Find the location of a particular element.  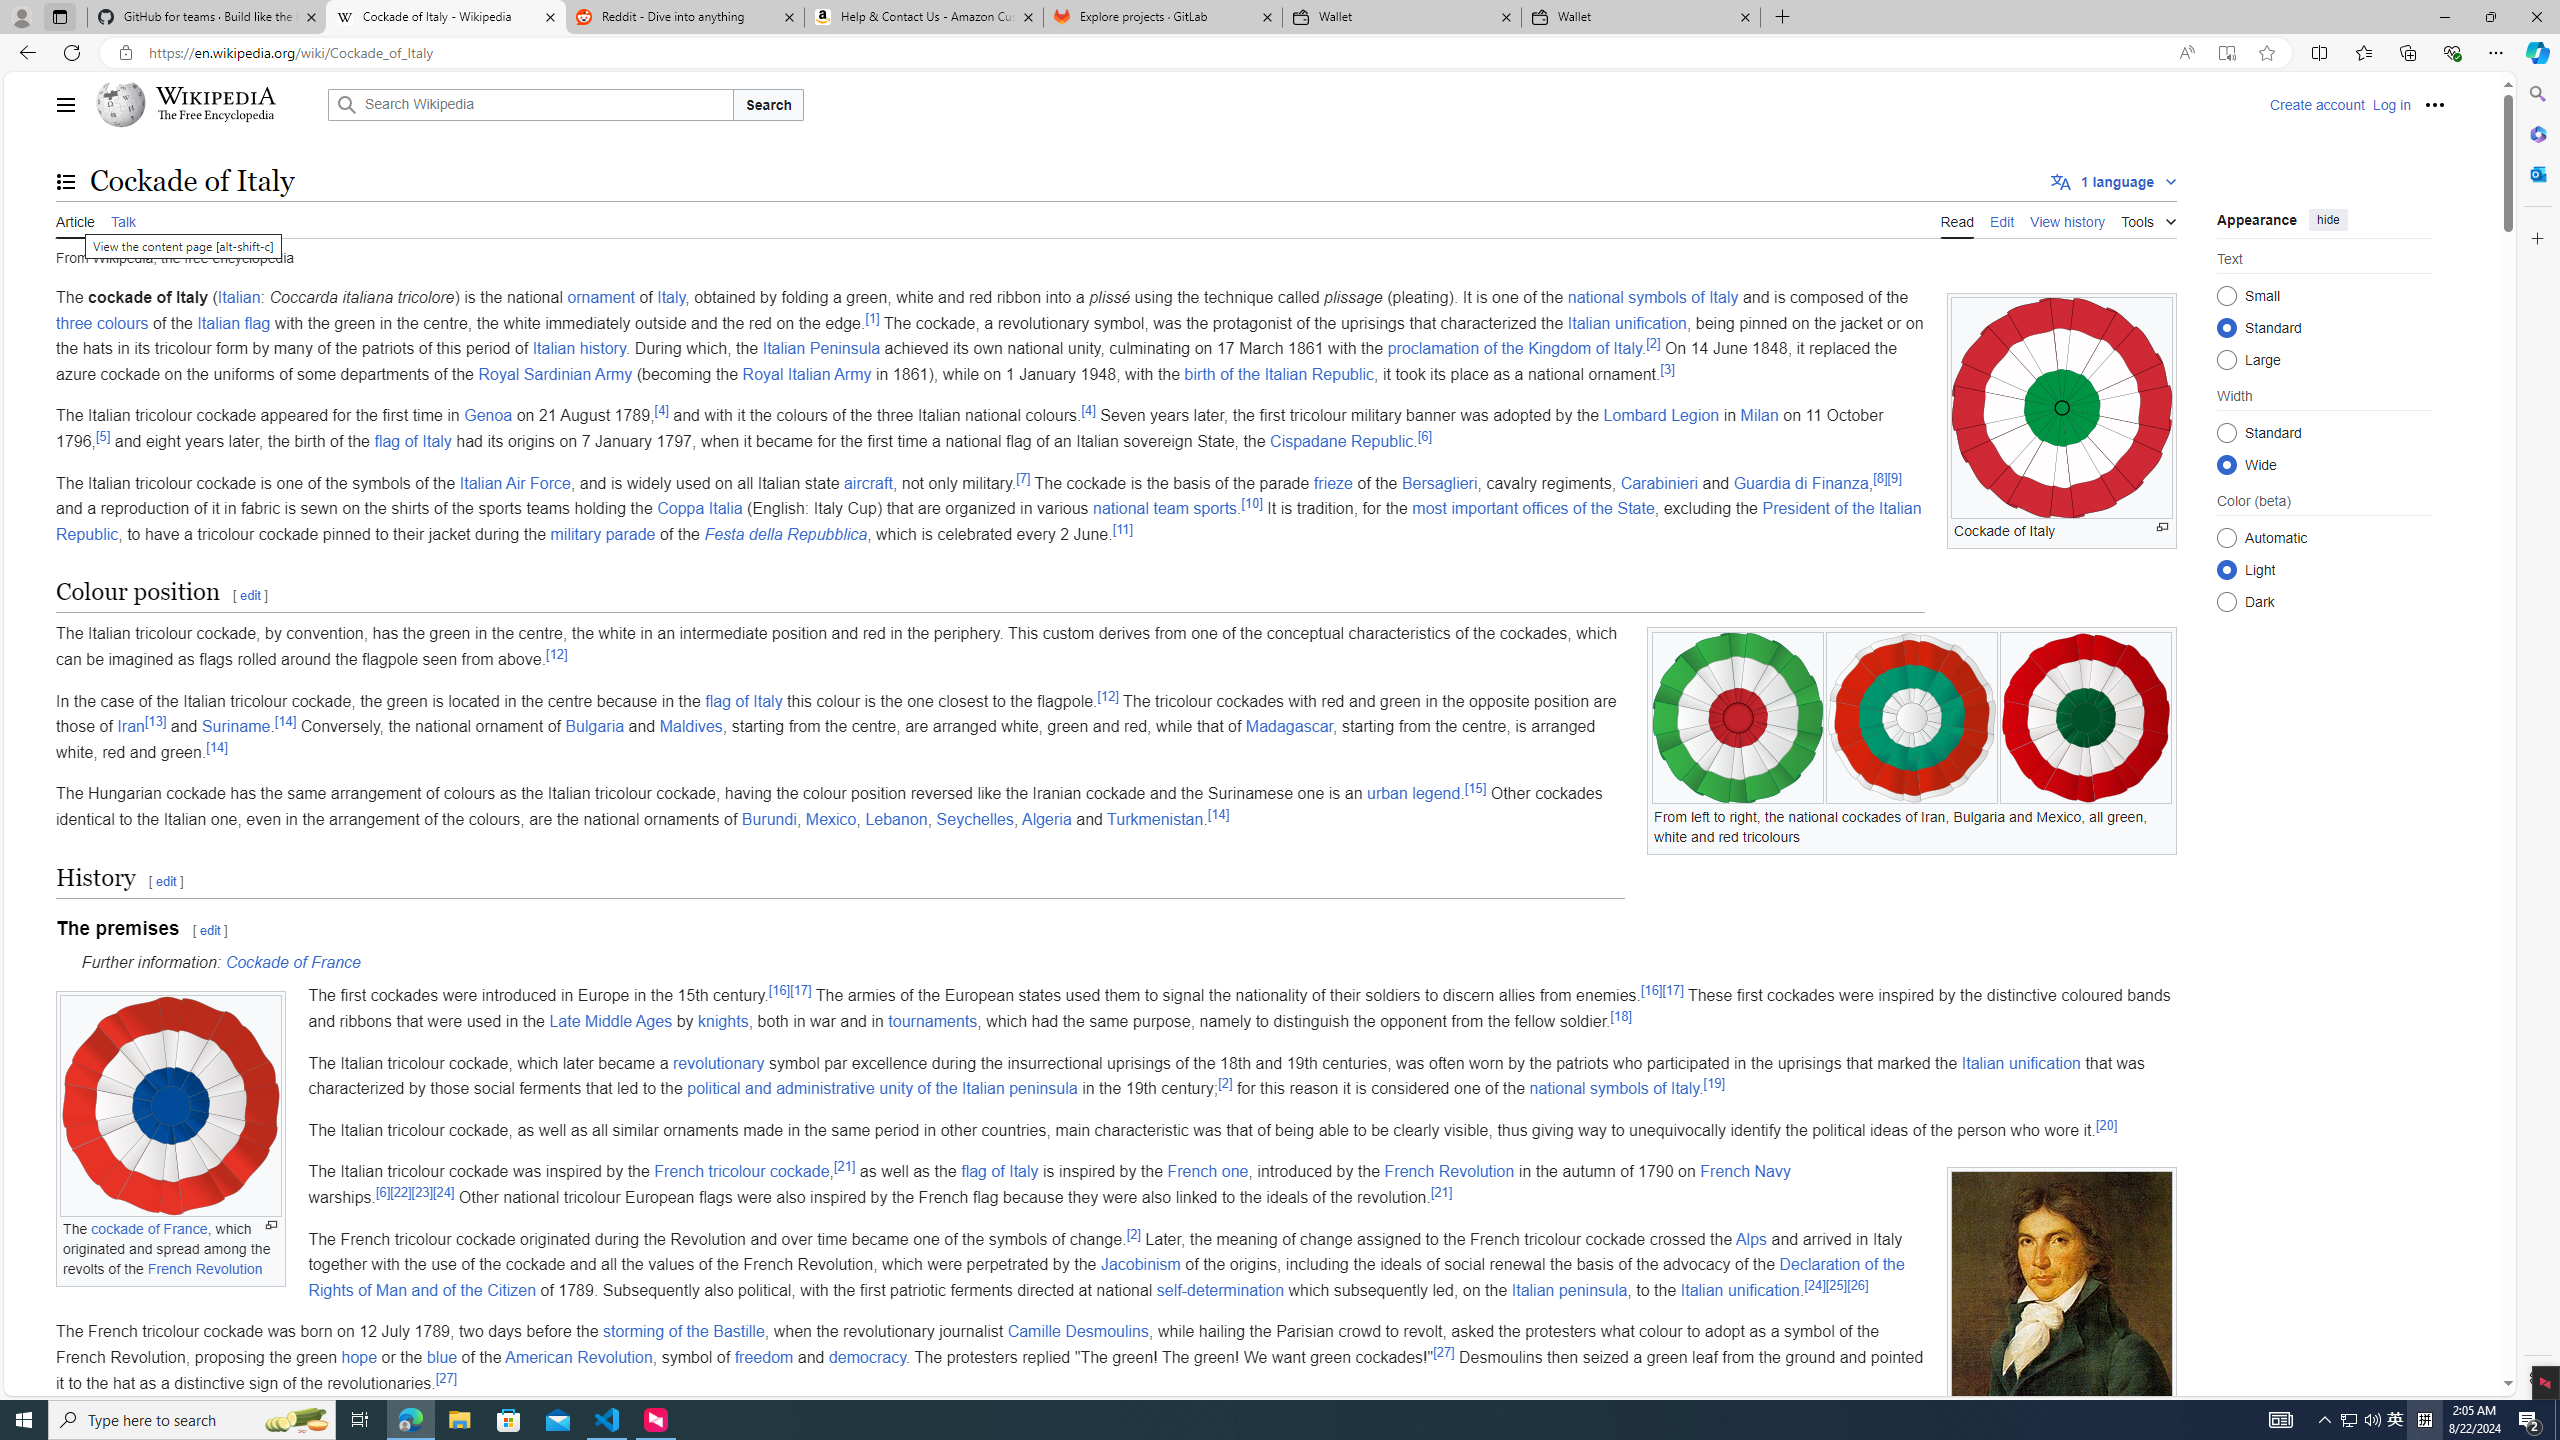

'[27]' is located at coordinates (445, 1376).